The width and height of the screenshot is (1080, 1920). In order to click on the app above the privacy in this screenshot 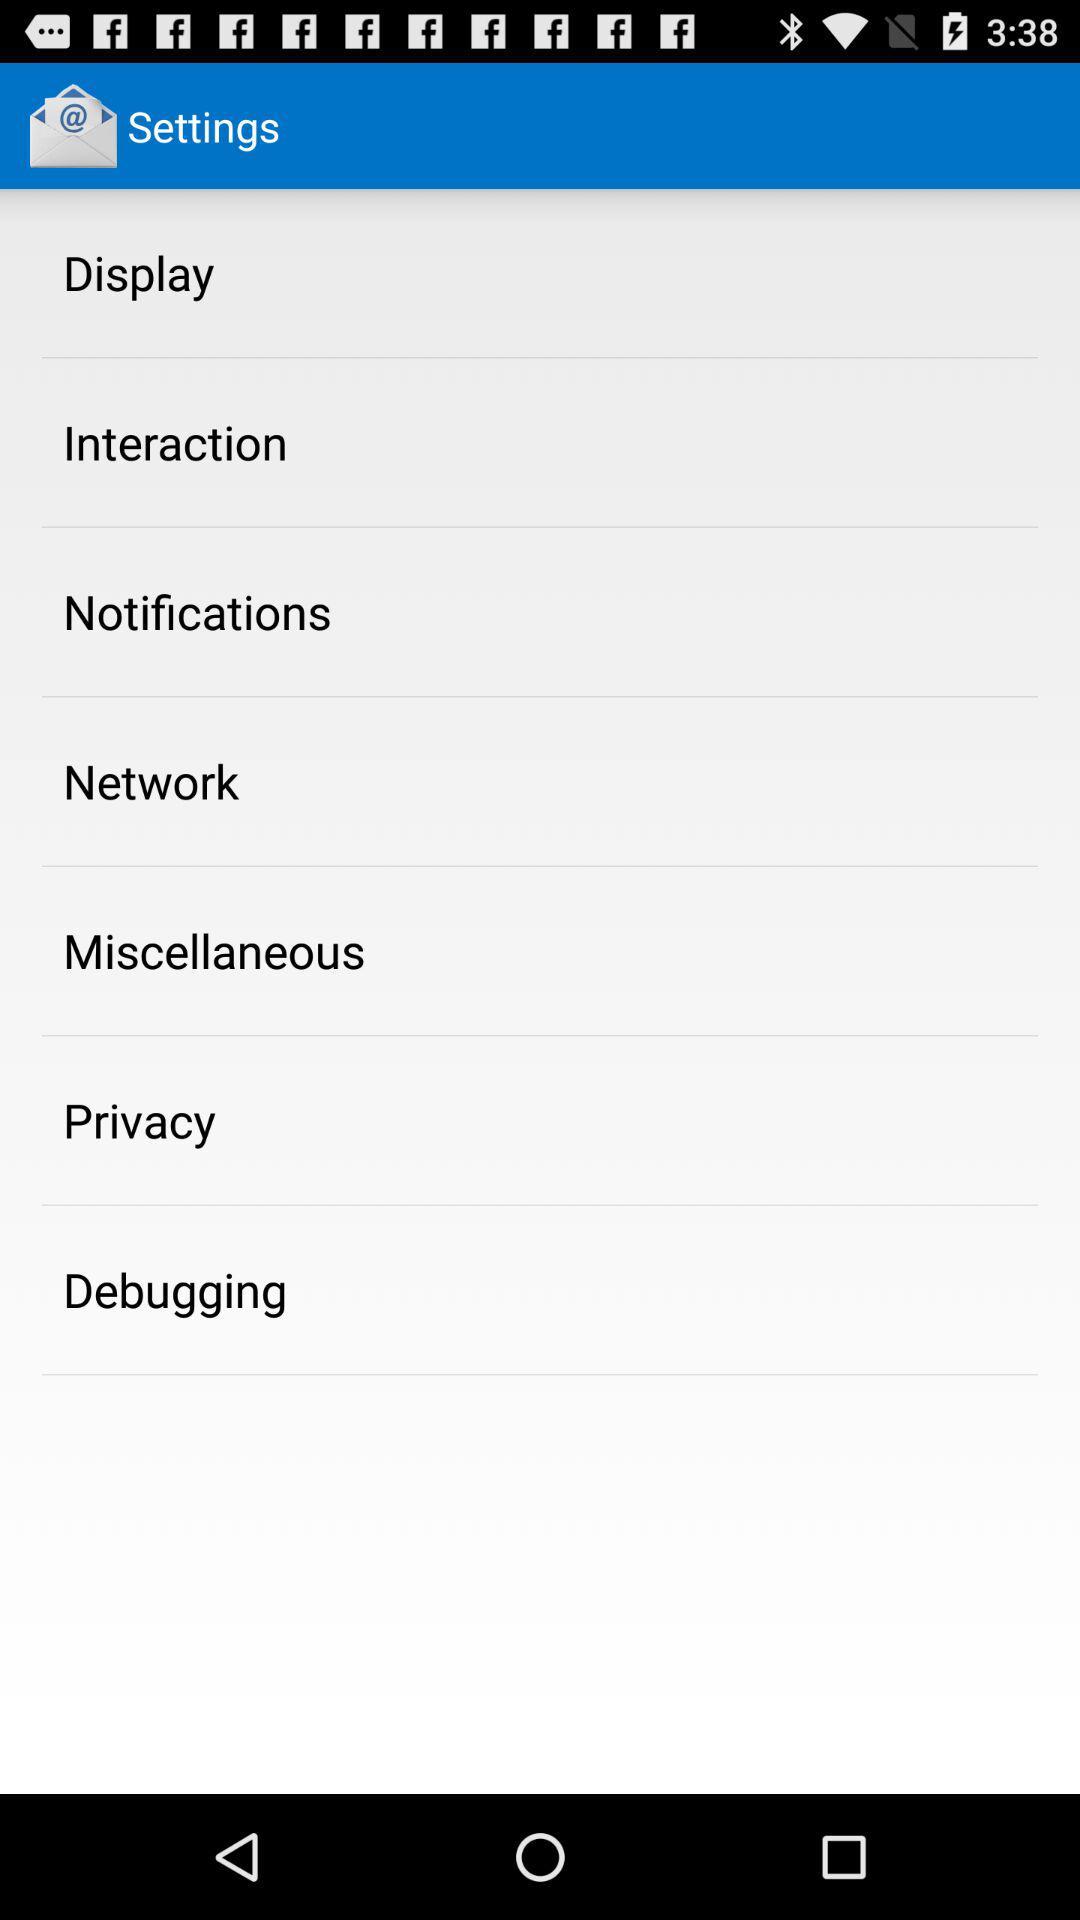, I will do `click(214, 949)`.